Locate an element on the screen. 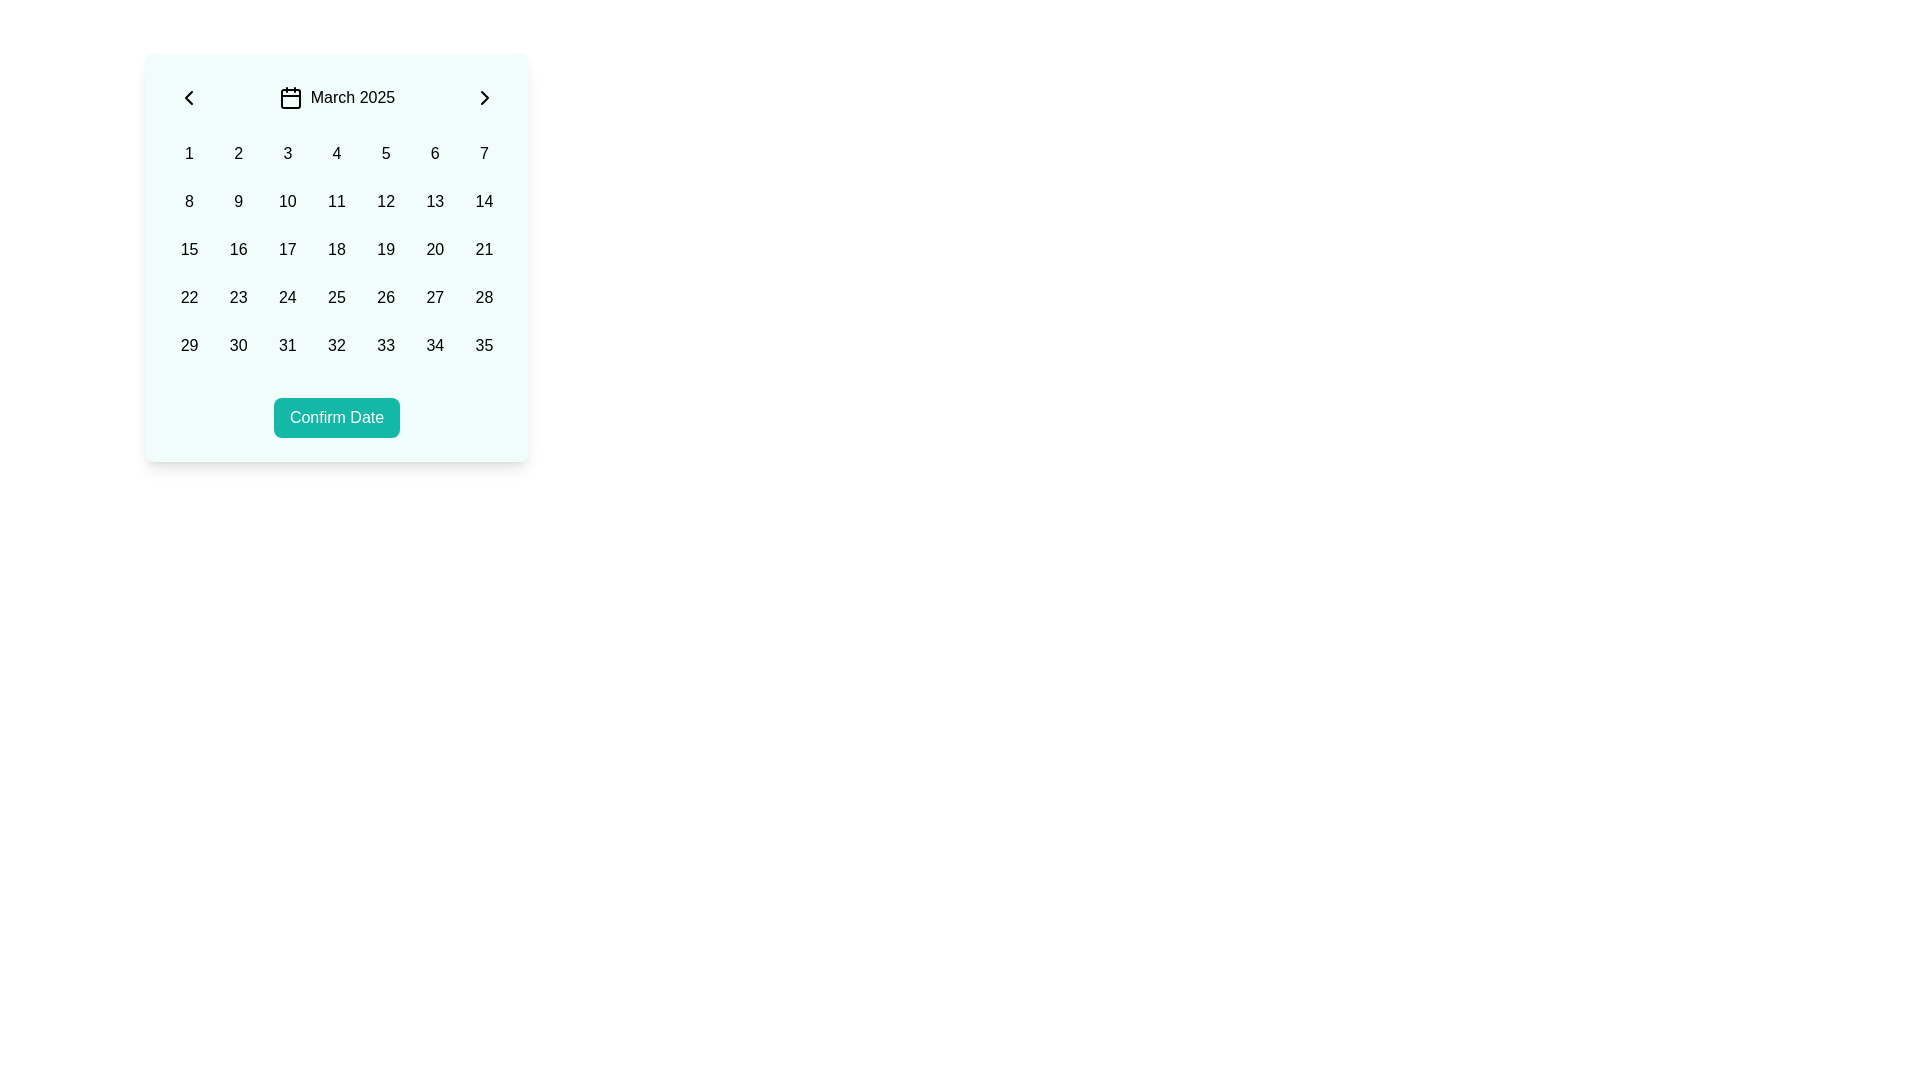 This screenshot has width=1920, height=1080. accessibility features of the button that navigates to the next month in the calendar view, located to the far right of the month-year heading is located at coordinates (484, 97).